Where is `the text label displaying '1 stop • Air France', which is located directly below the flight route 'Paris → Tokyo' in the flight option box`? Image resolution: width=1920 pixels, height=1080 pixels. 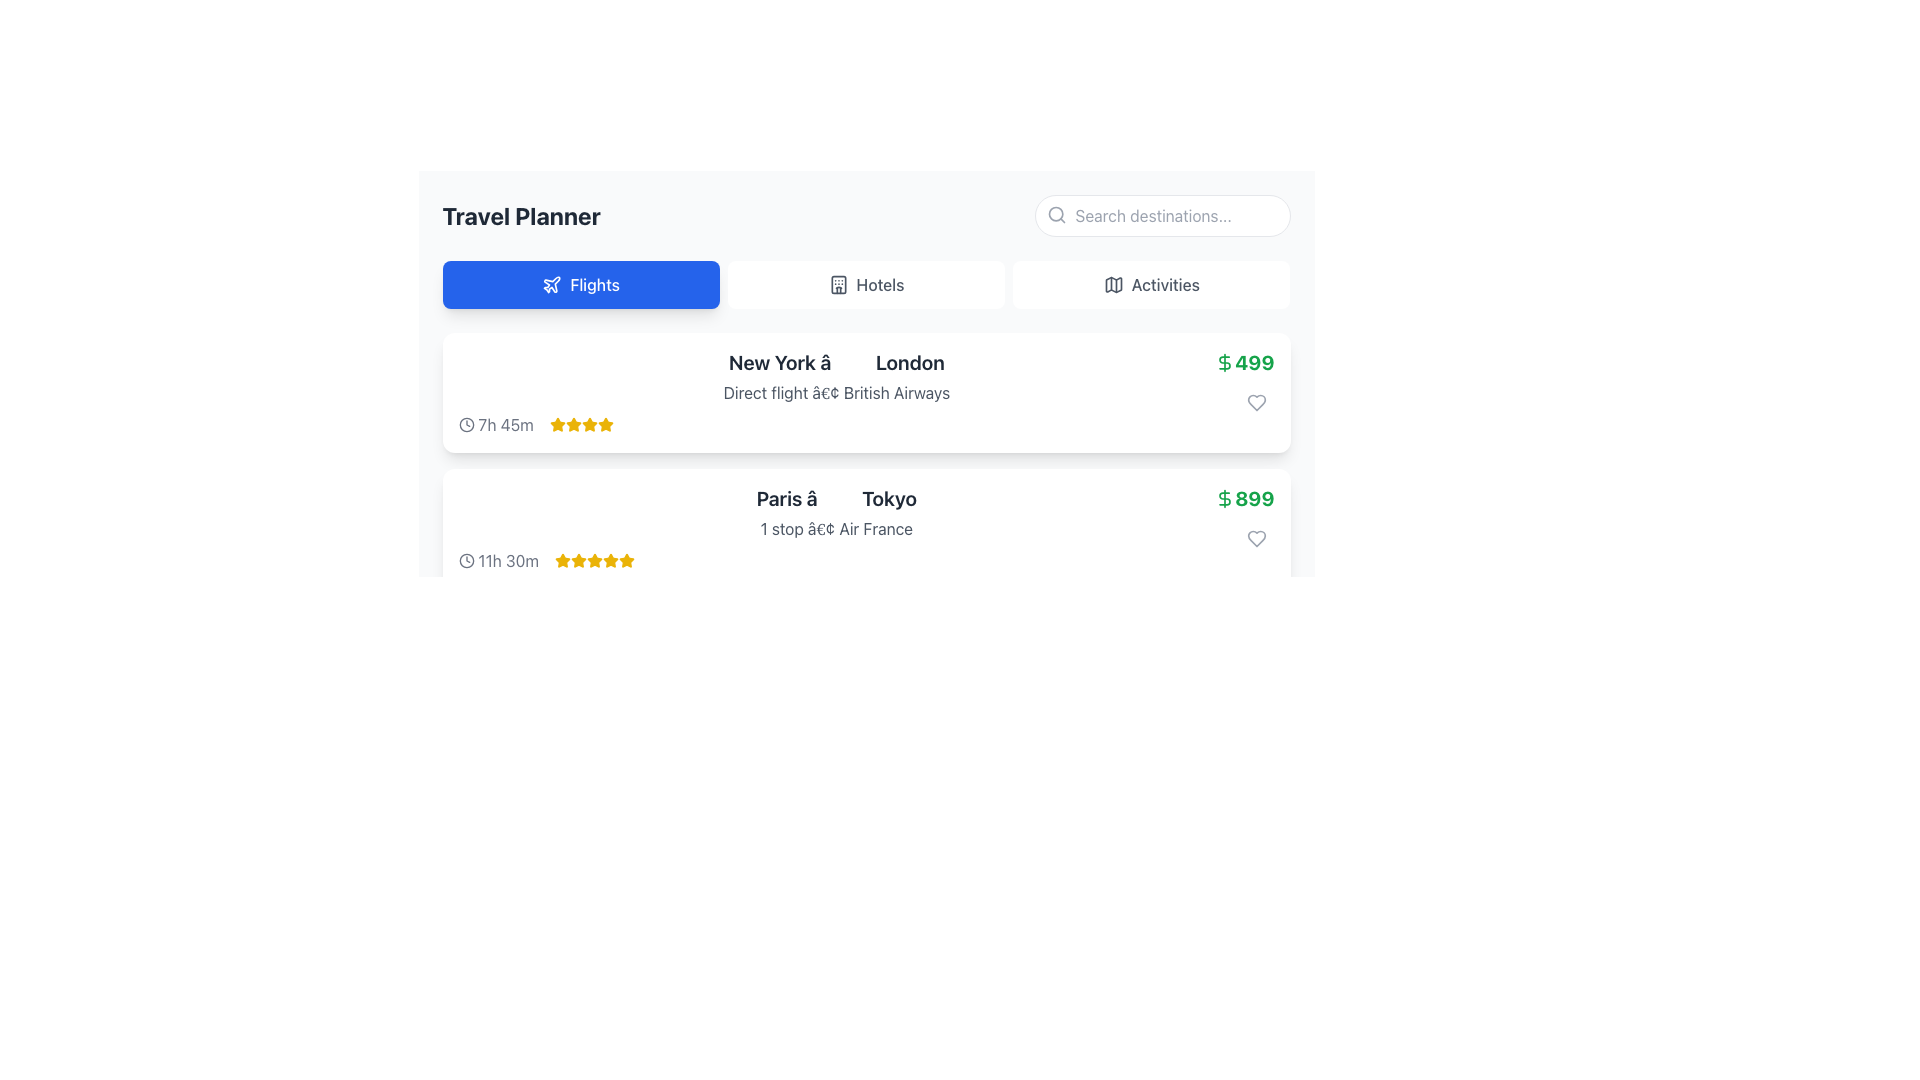 the text label displaying '1 stop • Air France', which is located directly below the flight route 'Paris → Tokyo' in the flight option box is located at coordinates (836, 527).